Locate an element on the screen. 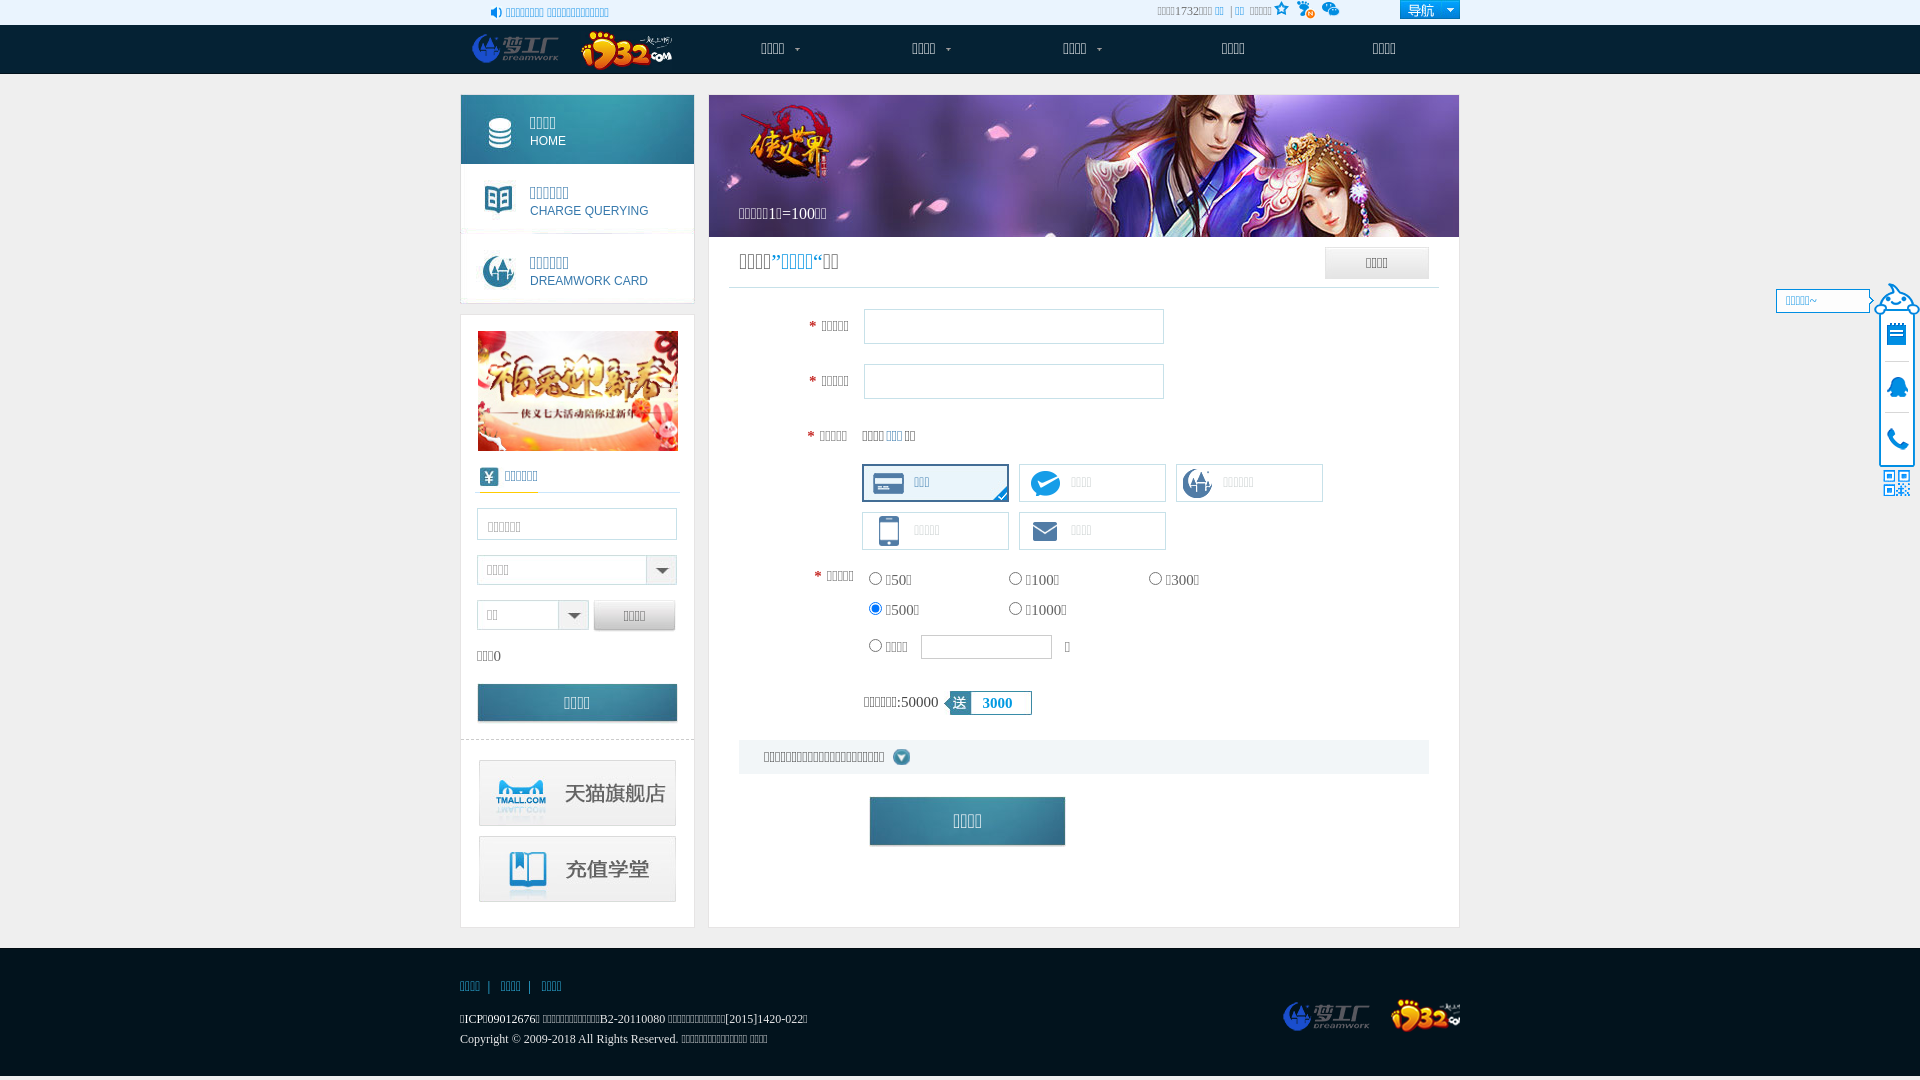  '1732' is located at coordinates (1390, 1015).